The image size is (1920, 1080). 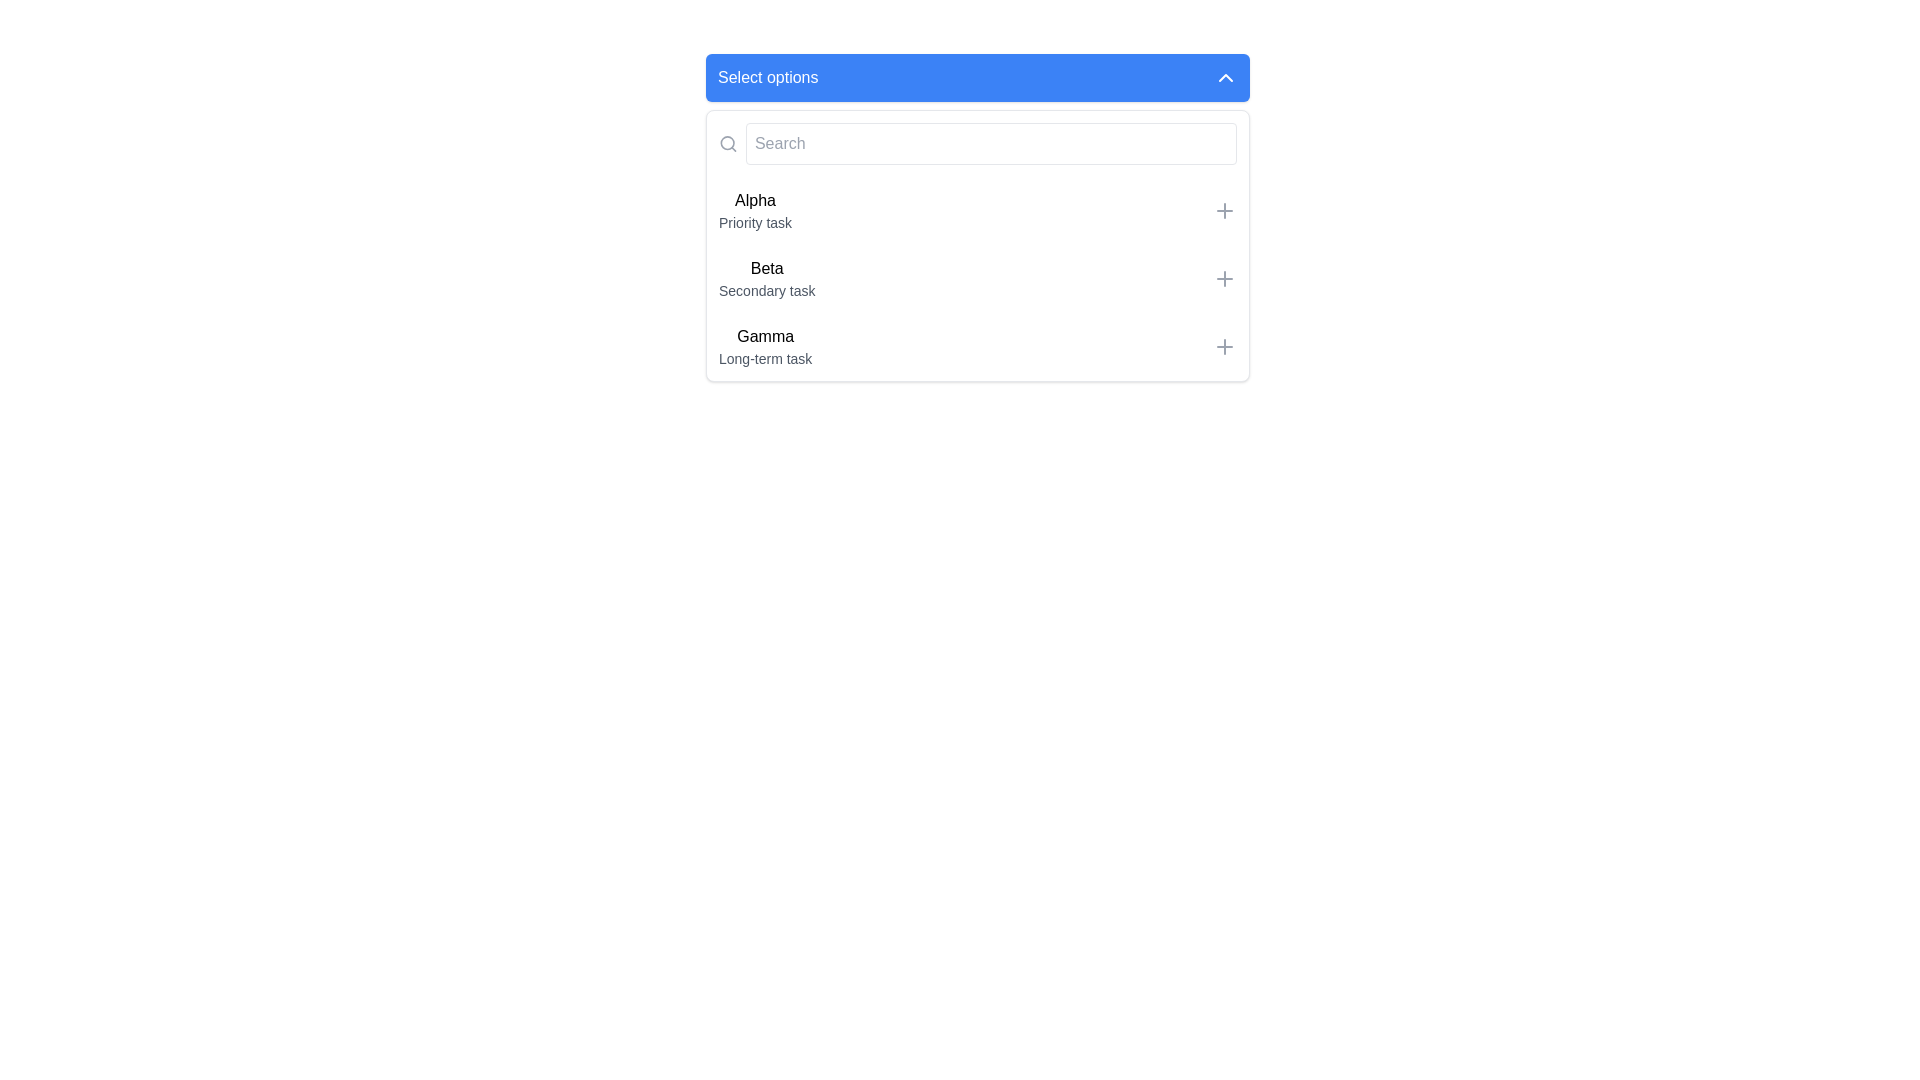 What do you see at coordinates (727, 142) in the screenshot?
I see `the magnifying glass icon, which represents search functionality and is located to the left of the text input box with the placeholder 'Search'` at bounding box center [727, 142].